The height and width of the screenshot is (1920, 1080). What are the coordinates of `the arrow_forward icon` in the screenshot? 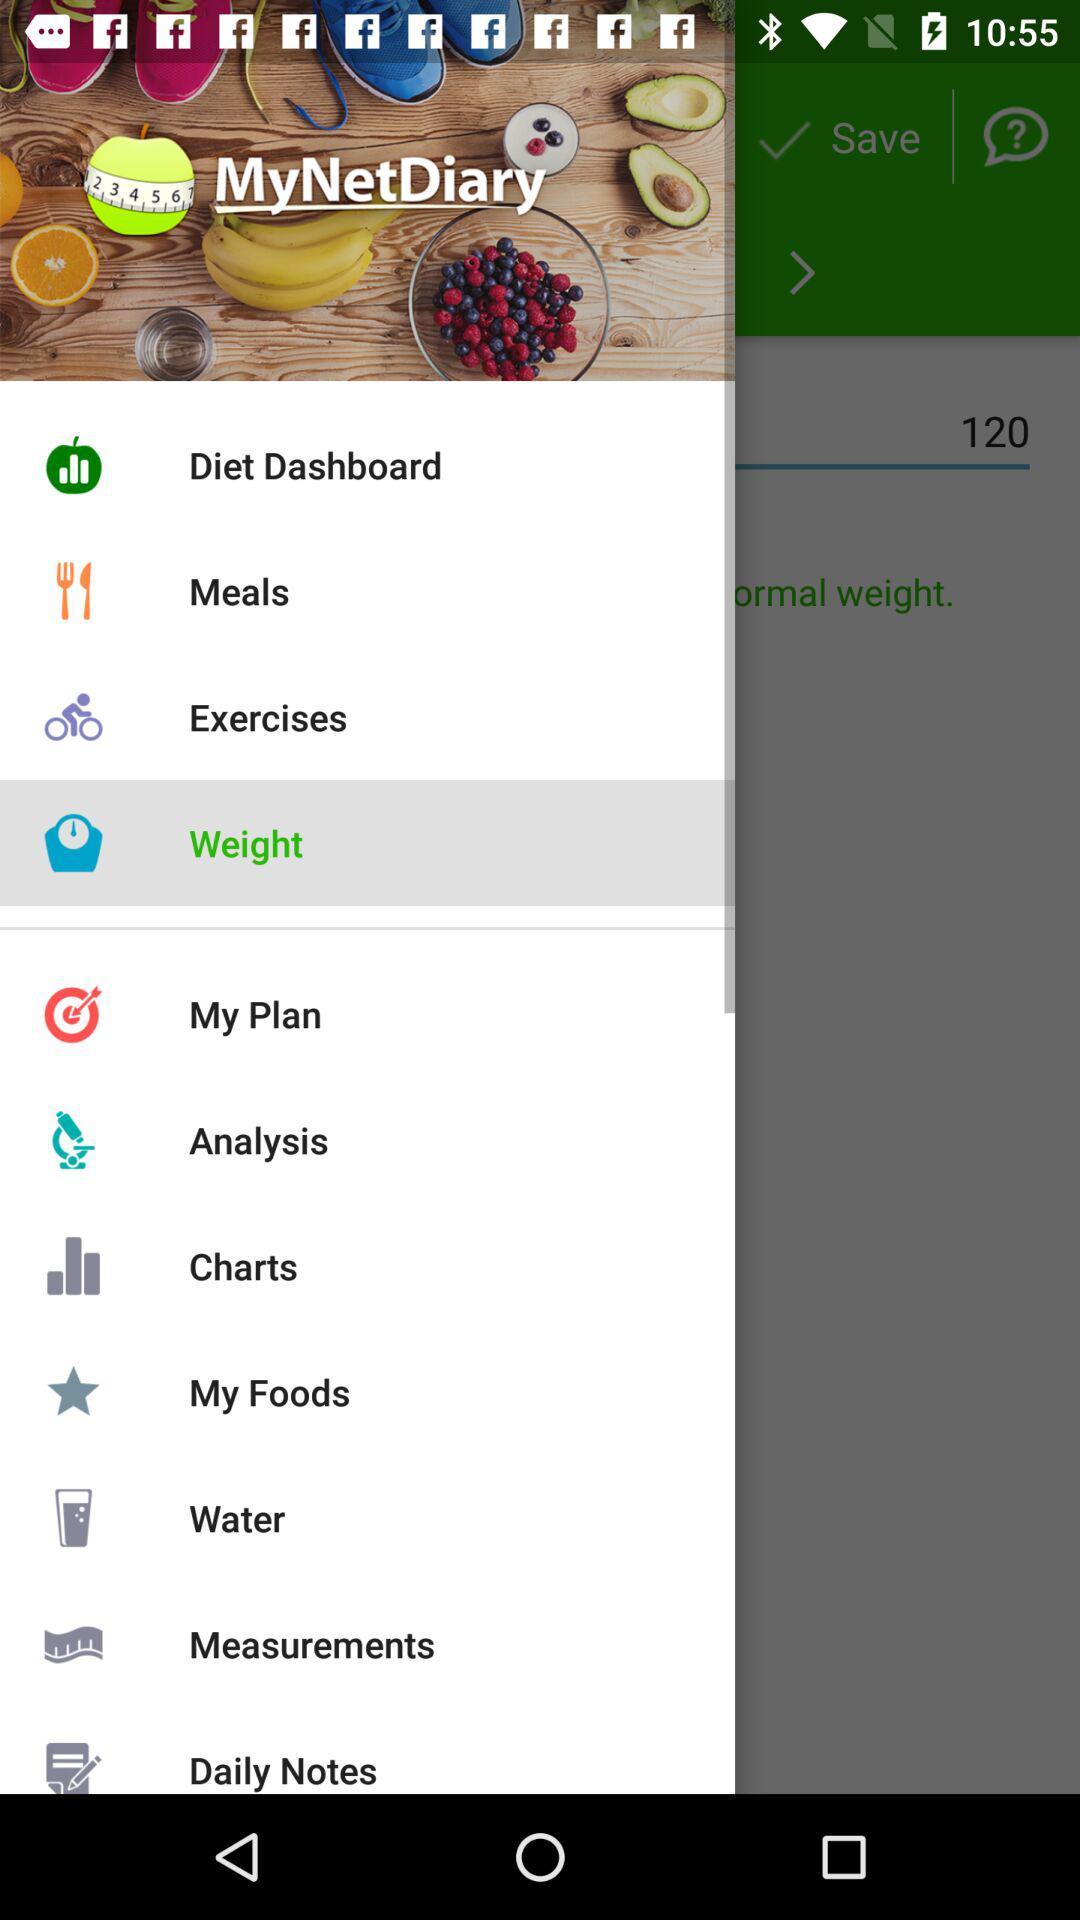 It's located at (801, 272).